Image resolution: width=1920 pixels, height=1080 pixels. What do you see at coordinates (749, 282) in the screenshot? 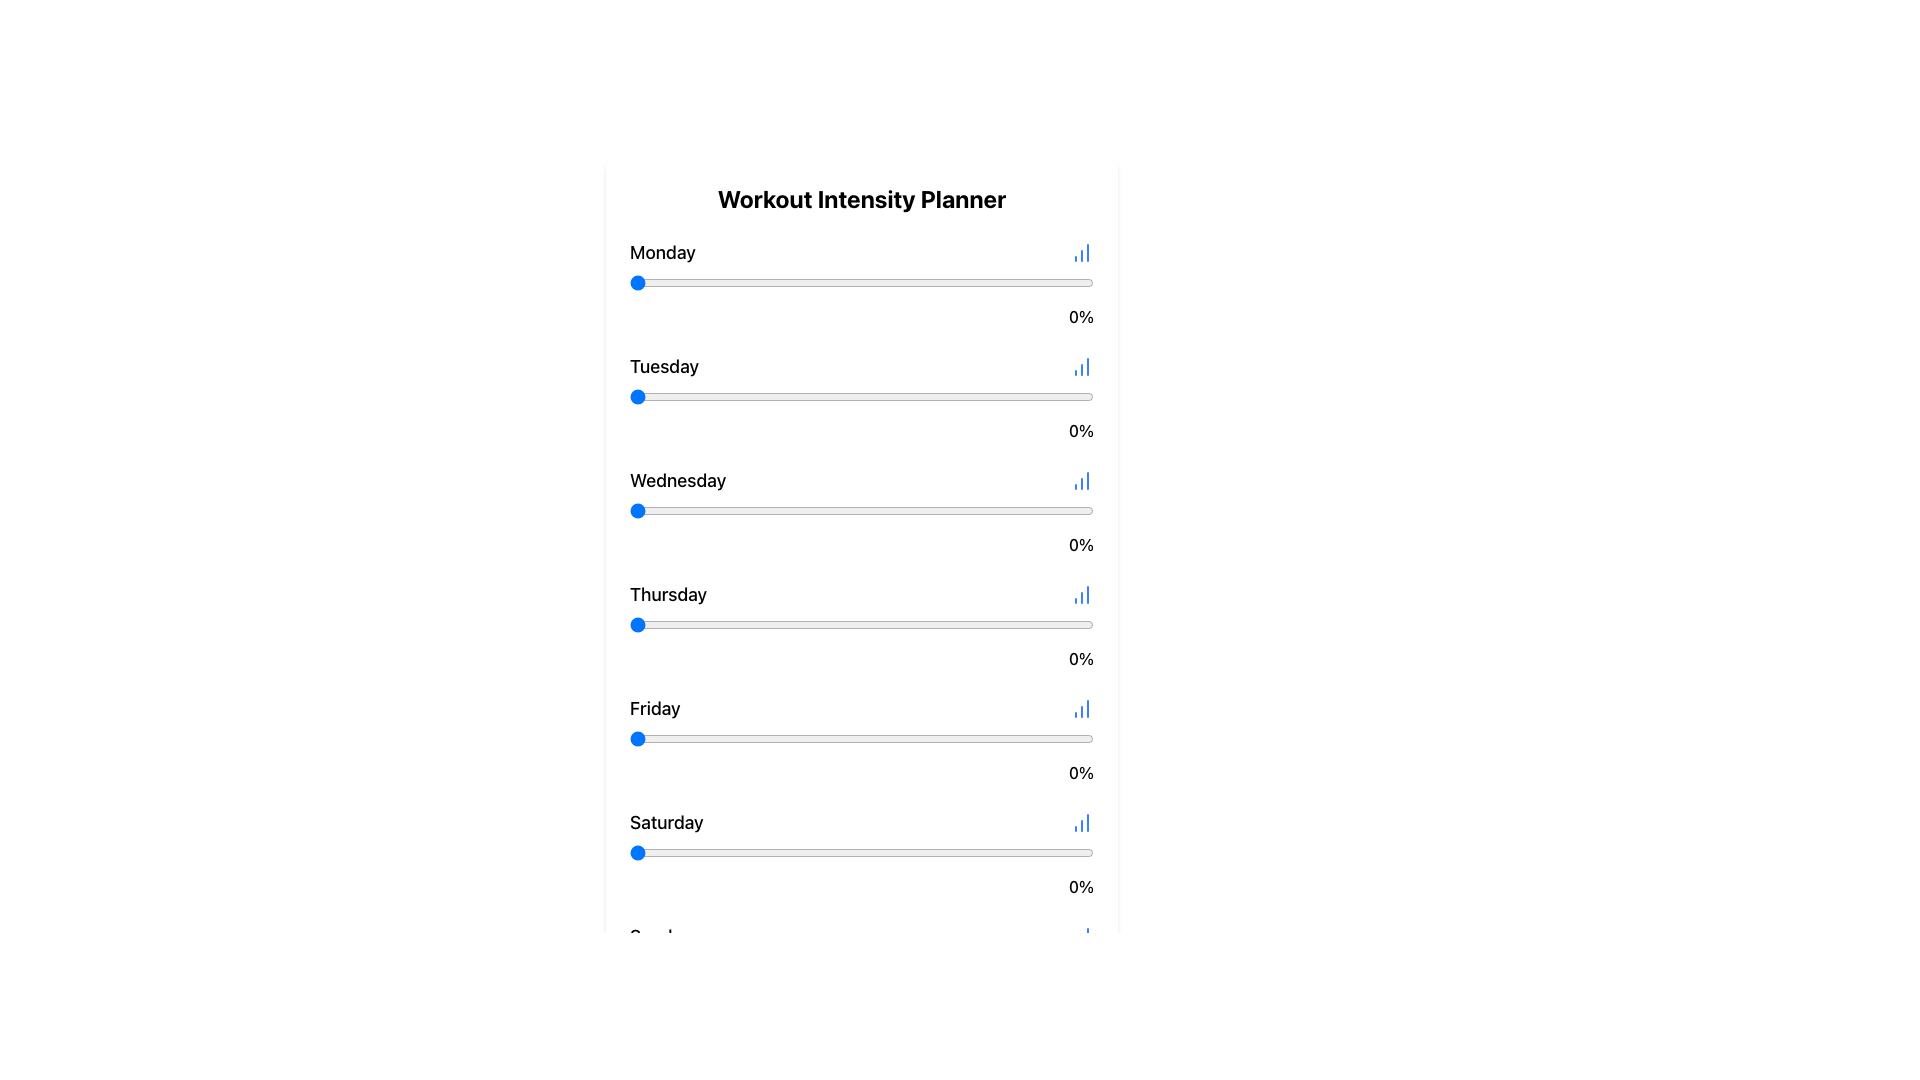
I see `the workout intensity for Monday` at bounding box center [749, 282].